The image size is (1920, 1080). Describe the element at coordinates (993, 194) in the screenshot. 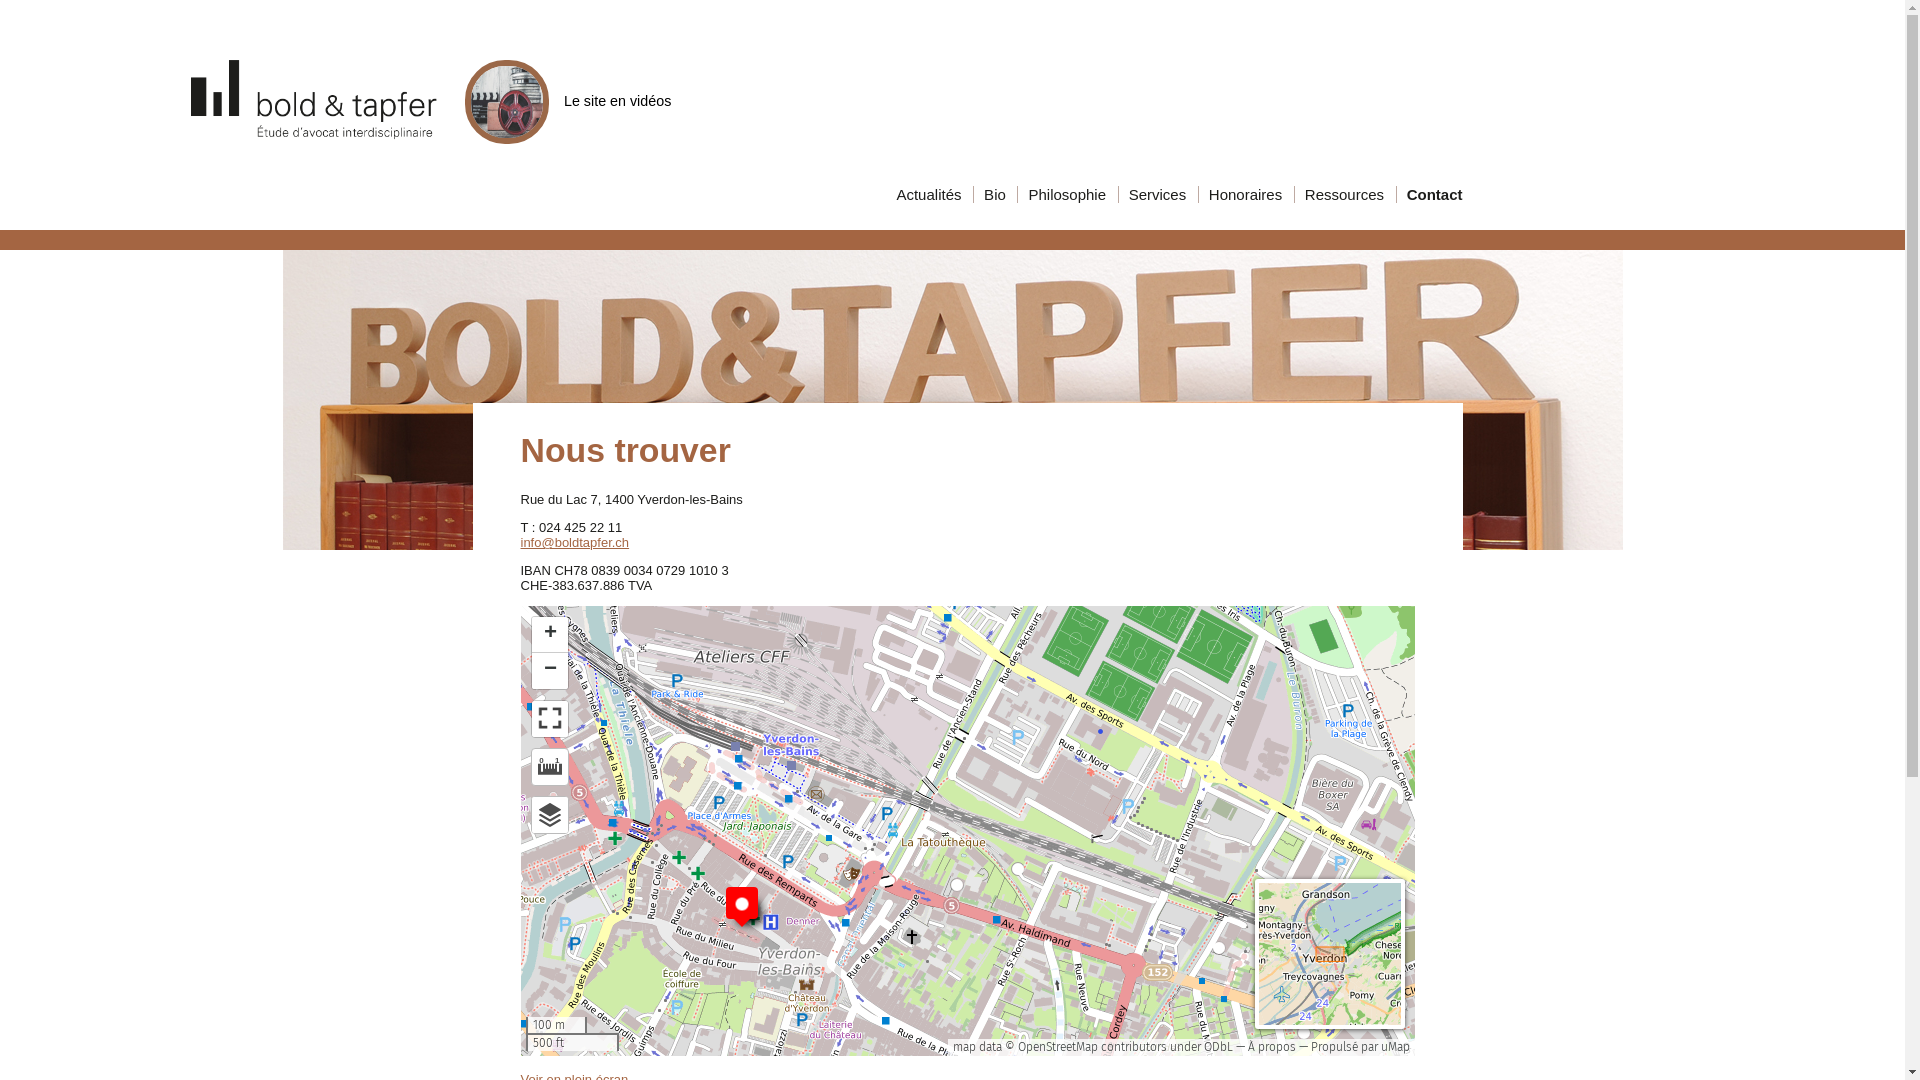

I see `'Bio'` at that location.